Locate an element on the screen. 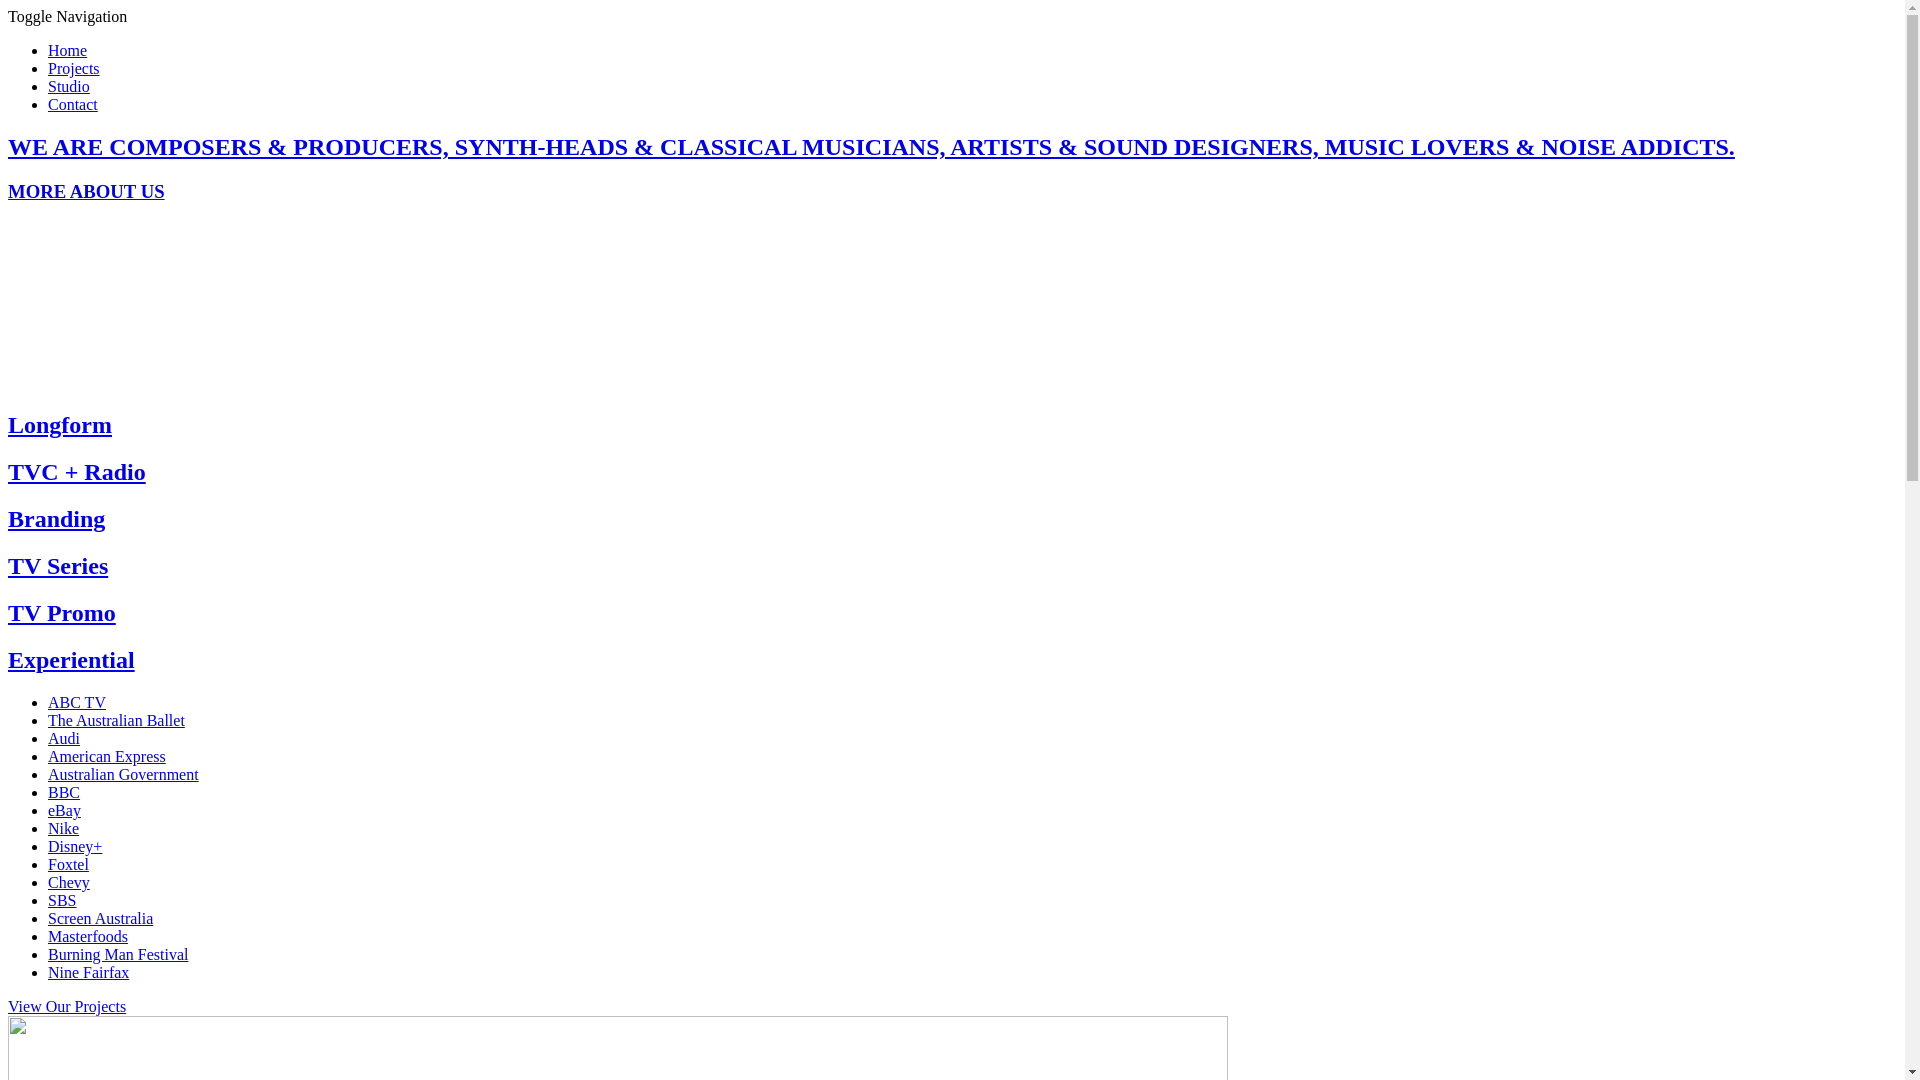 This screenshot has height=1080, width=1920. 'Nike' is located at coordinates (63, 828).